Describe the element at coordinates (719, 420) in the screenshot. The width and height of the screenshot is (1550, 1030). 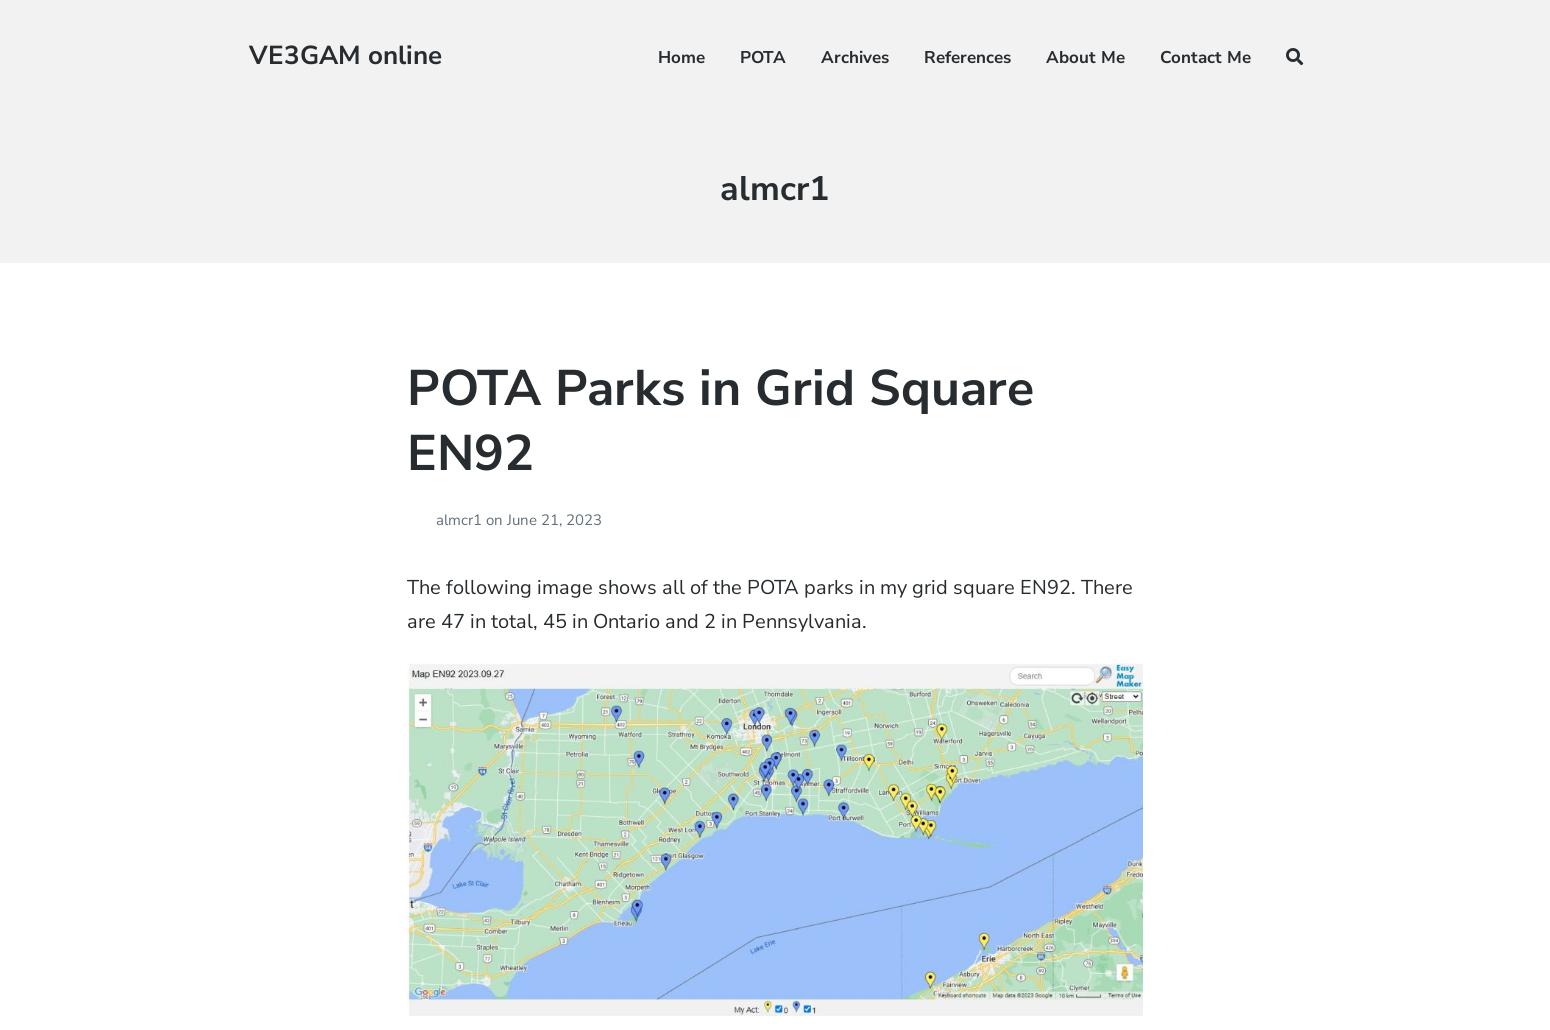
I see `'POTA Parks in Grid Square EN92'` at that location.